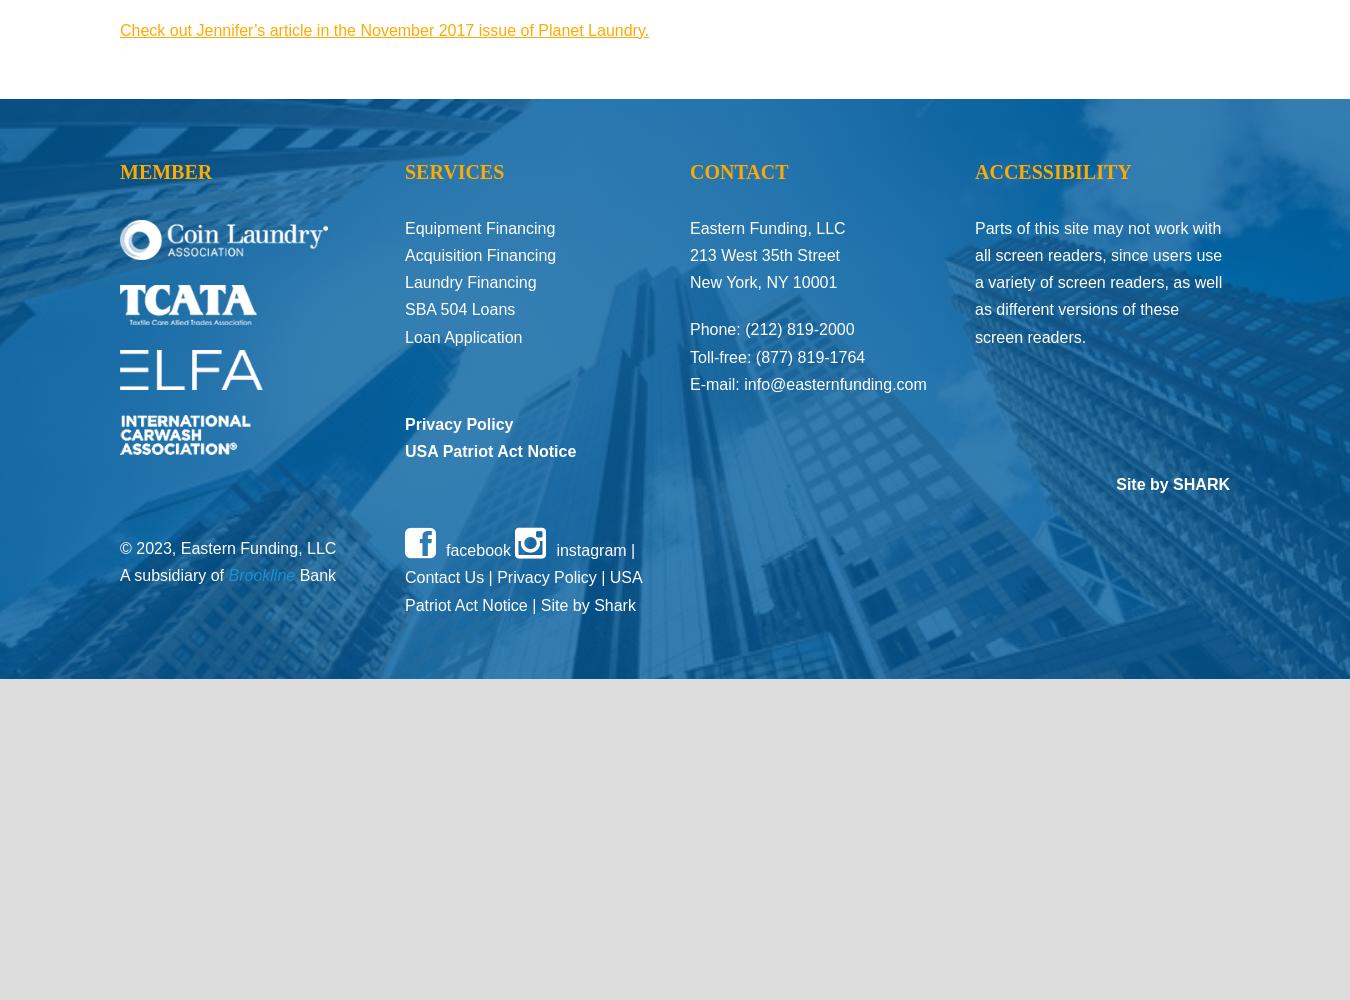 This screenshot has width=1350, height=1000. What do you see at coordinates (233, 547) in the screenshot?
I see `'© 2023, Eastern Funding, LLC'` at bounding box center [233, 547].